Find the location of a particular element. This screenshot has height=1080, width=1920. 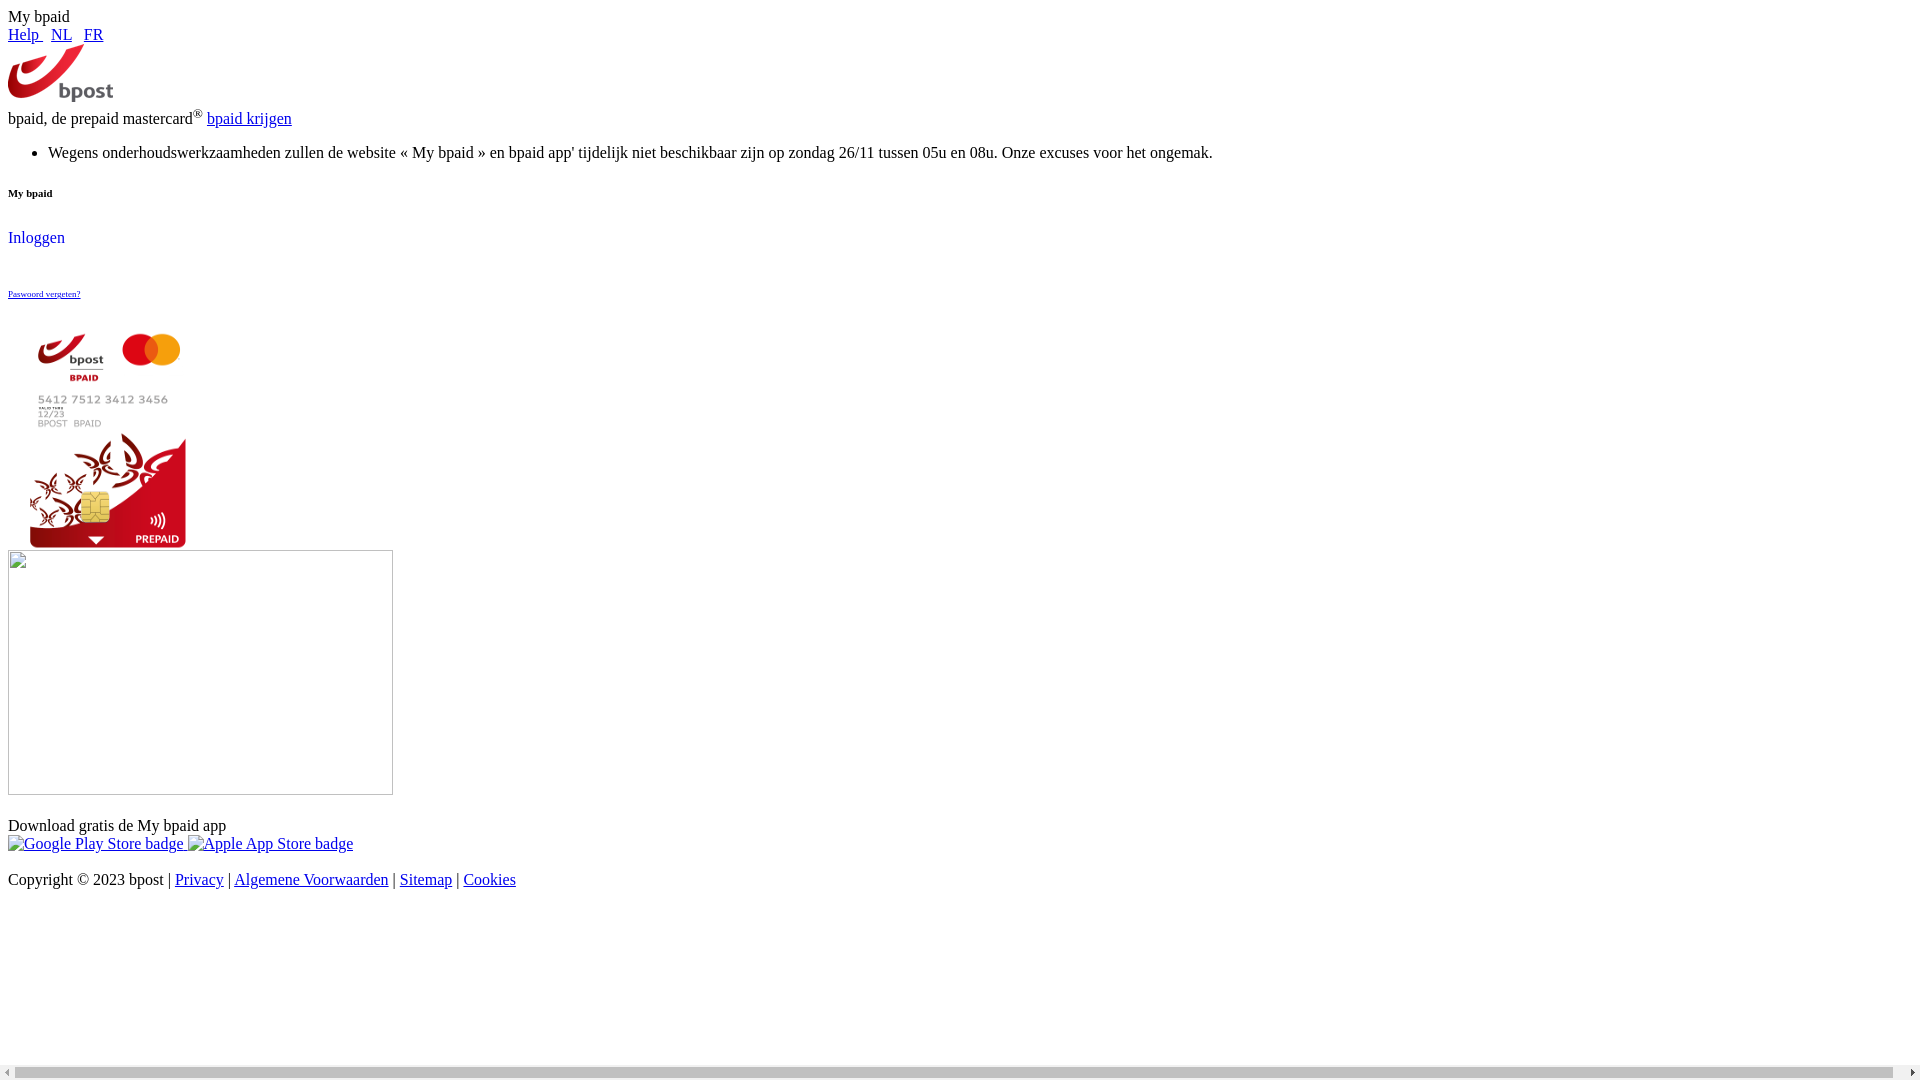

'Help' is located at coordinates (8, 34).